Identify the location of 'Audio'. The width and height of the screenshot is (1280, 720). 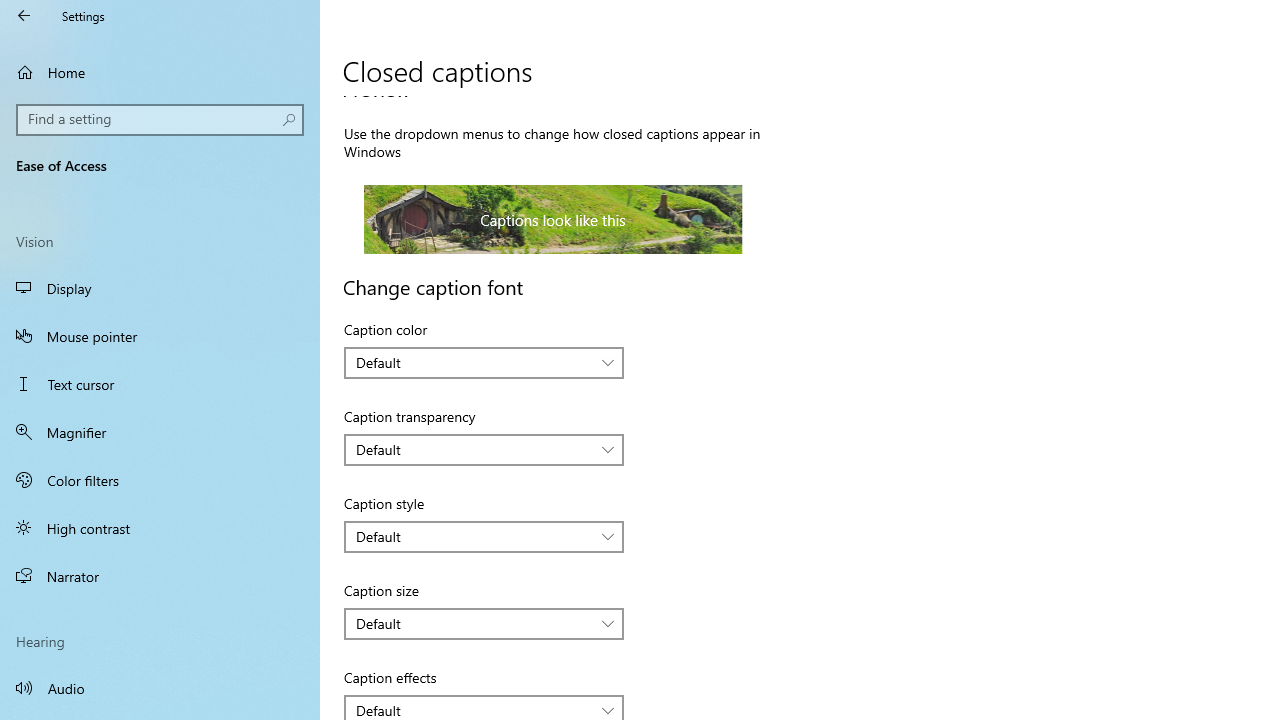
(160, 686).